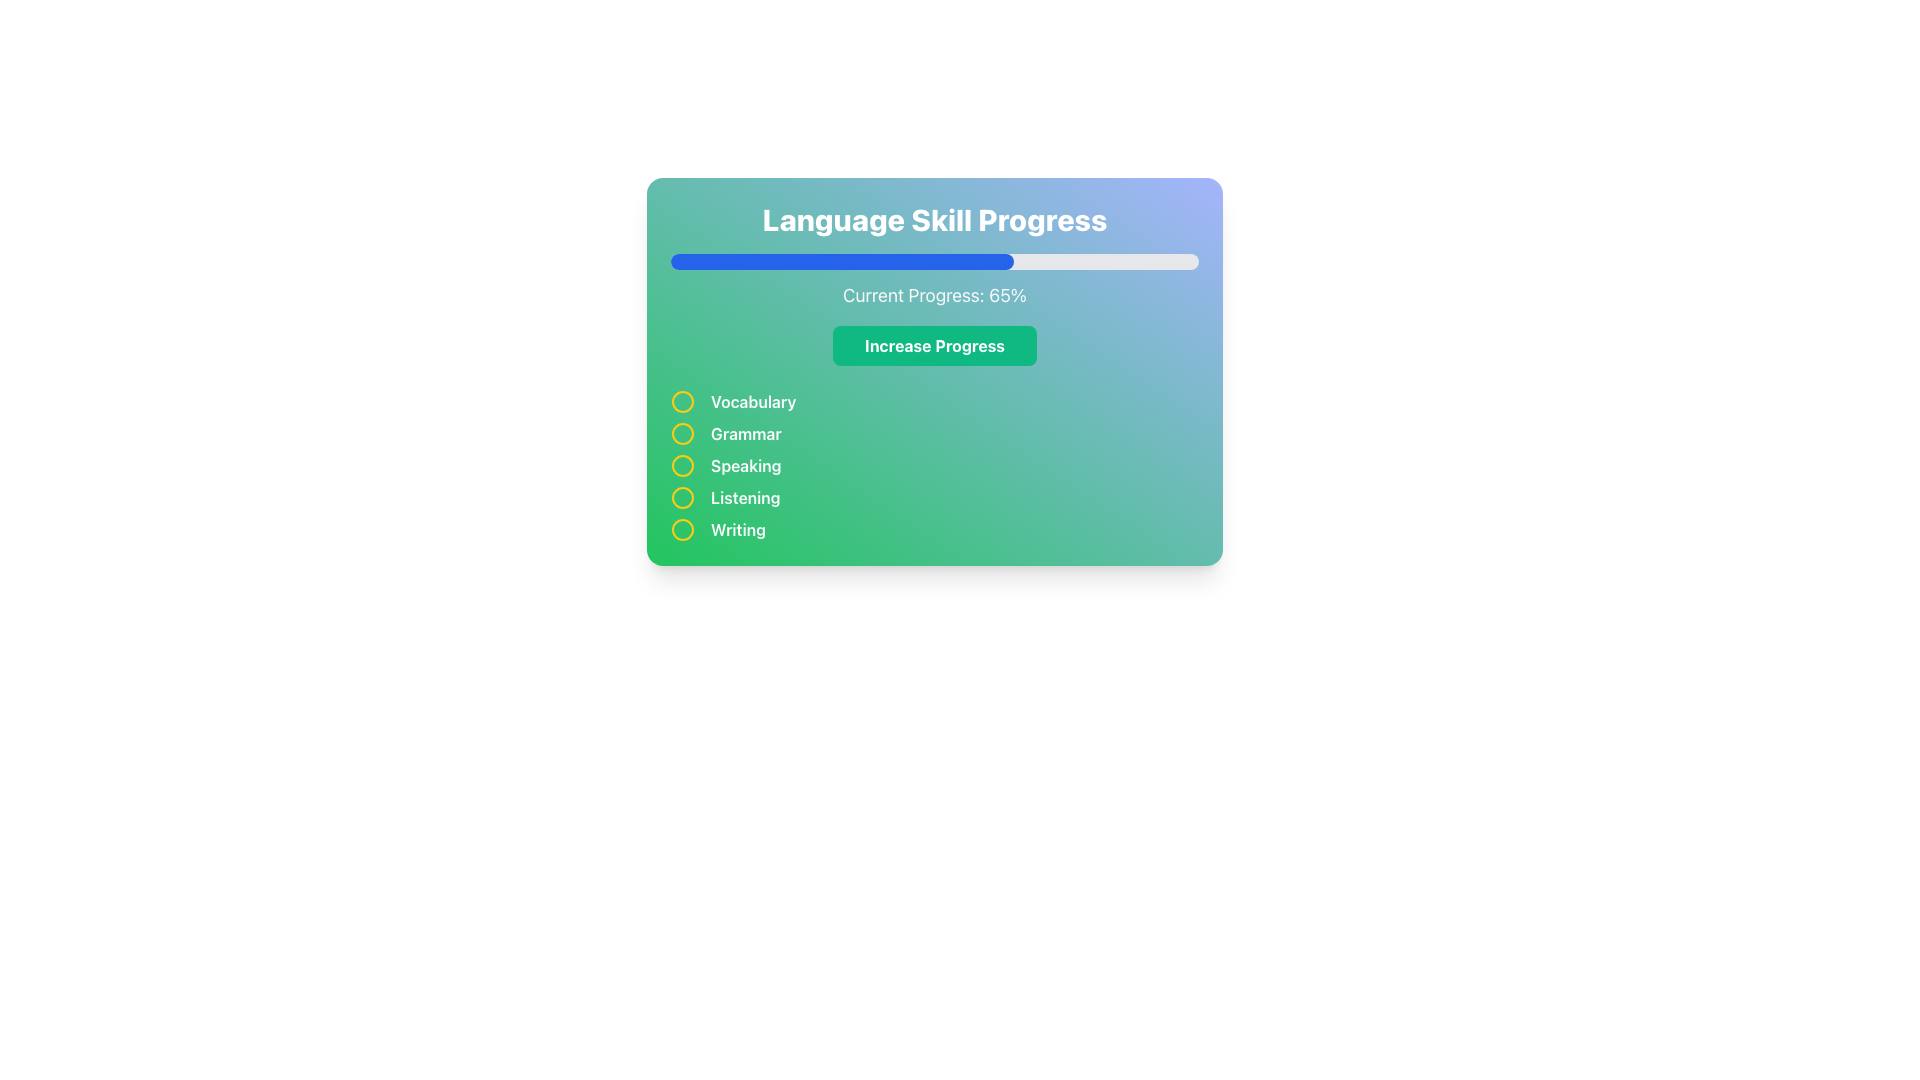 The height and width of the screenshot is (1080, 1920). I want to click on the state of the 'Listening' category icon, which is the fourth circle in a vertical list located beneath the 'Listening' label text, so click(682, 496).